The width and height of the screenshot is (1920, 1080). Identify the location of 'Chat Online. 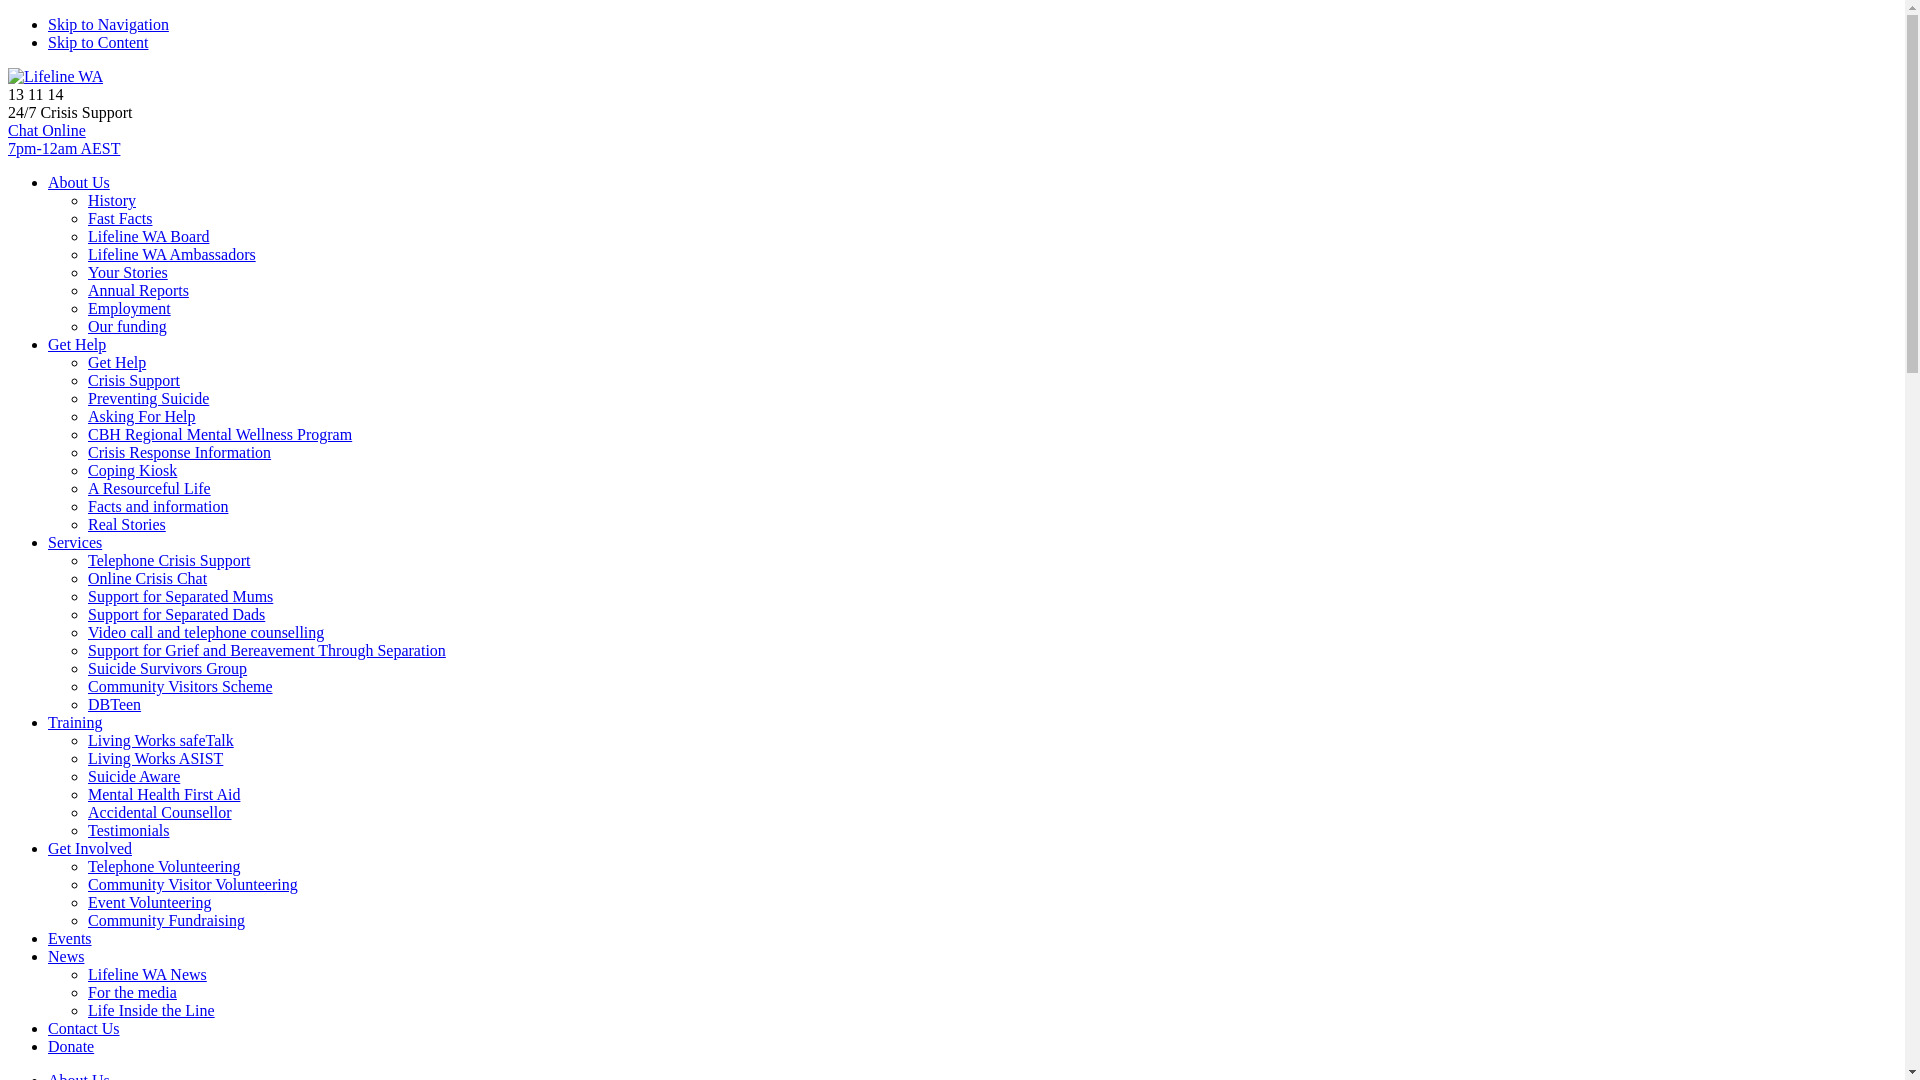
(8, 138).